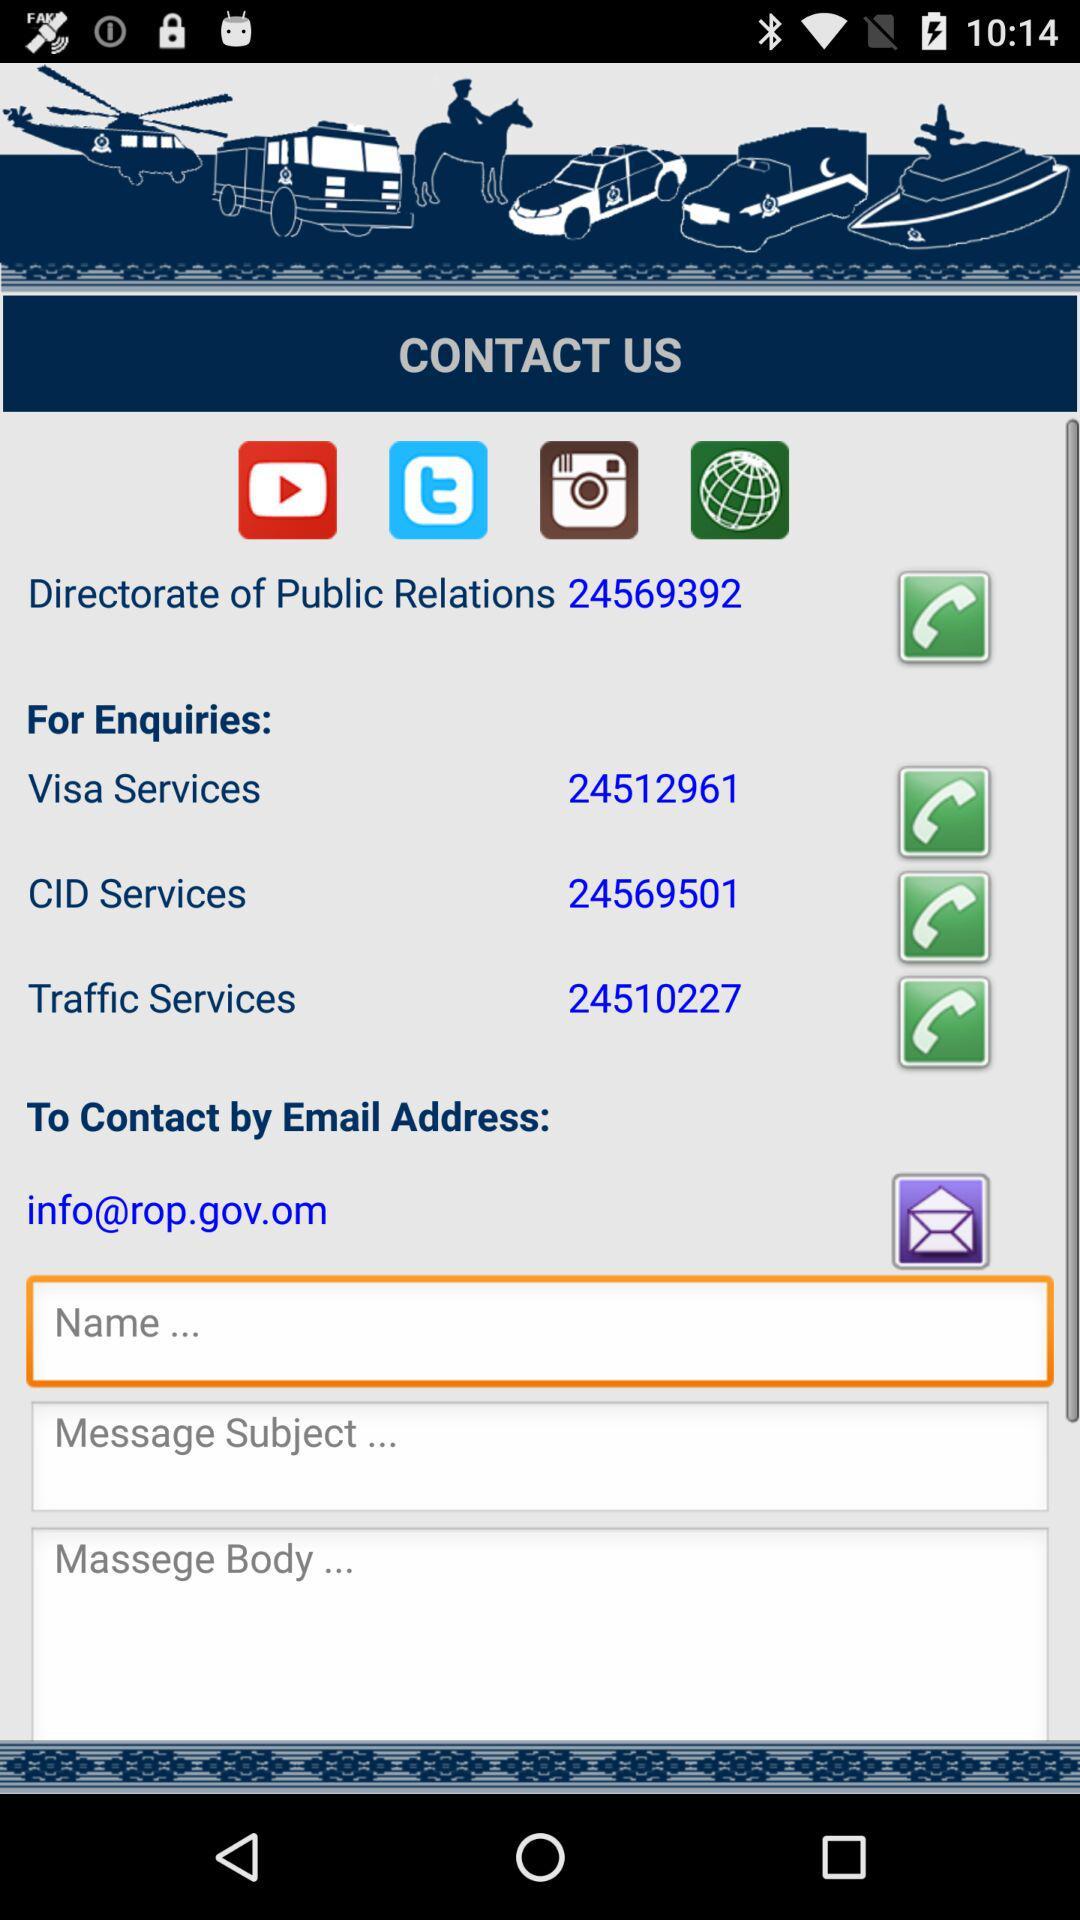  Describe the element at coordinates (437, 524) in the screenshot. I see `the twitter icon` at that location.